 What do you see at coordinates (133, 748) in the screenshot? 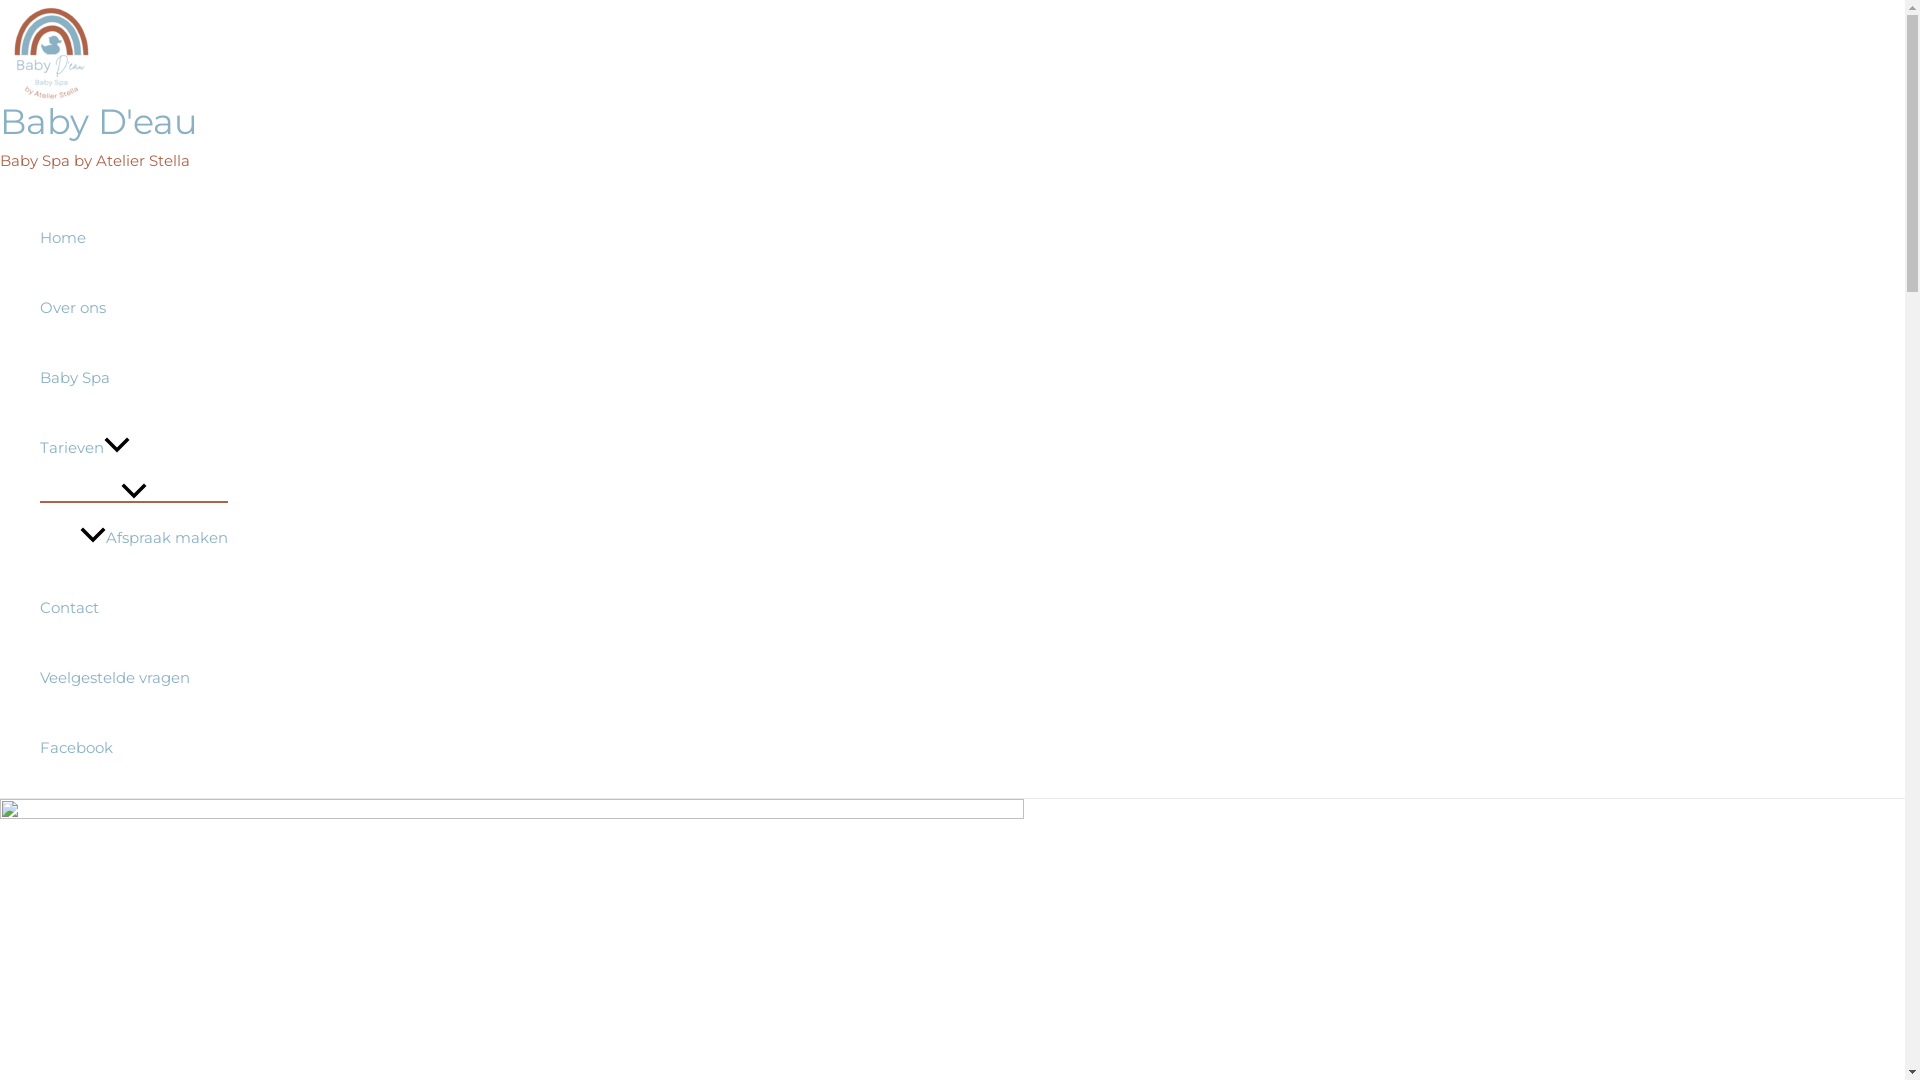
I see `'Facebook'` at bounding box center [133, 748].